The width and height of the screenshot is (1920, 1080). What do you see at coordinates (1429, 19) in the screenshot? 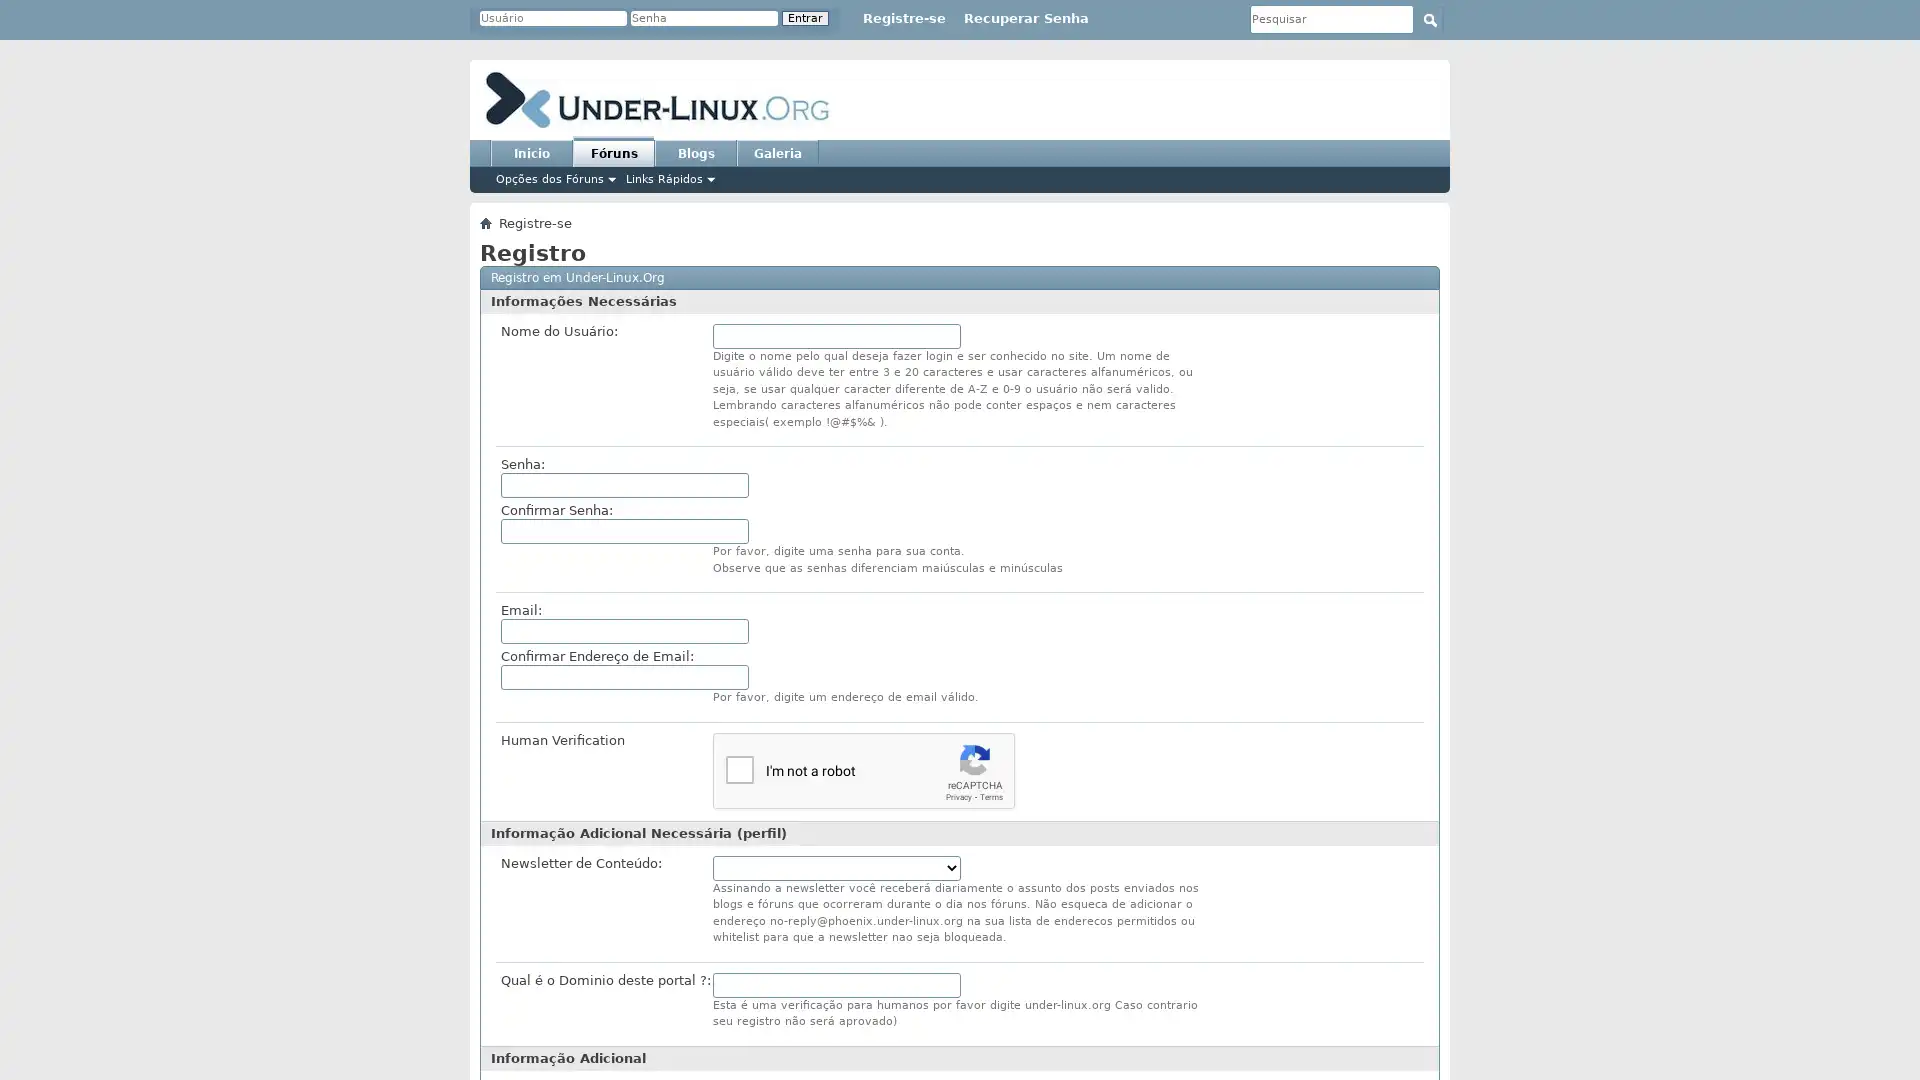
I see `Submit` at bounding box center [1429, 19].